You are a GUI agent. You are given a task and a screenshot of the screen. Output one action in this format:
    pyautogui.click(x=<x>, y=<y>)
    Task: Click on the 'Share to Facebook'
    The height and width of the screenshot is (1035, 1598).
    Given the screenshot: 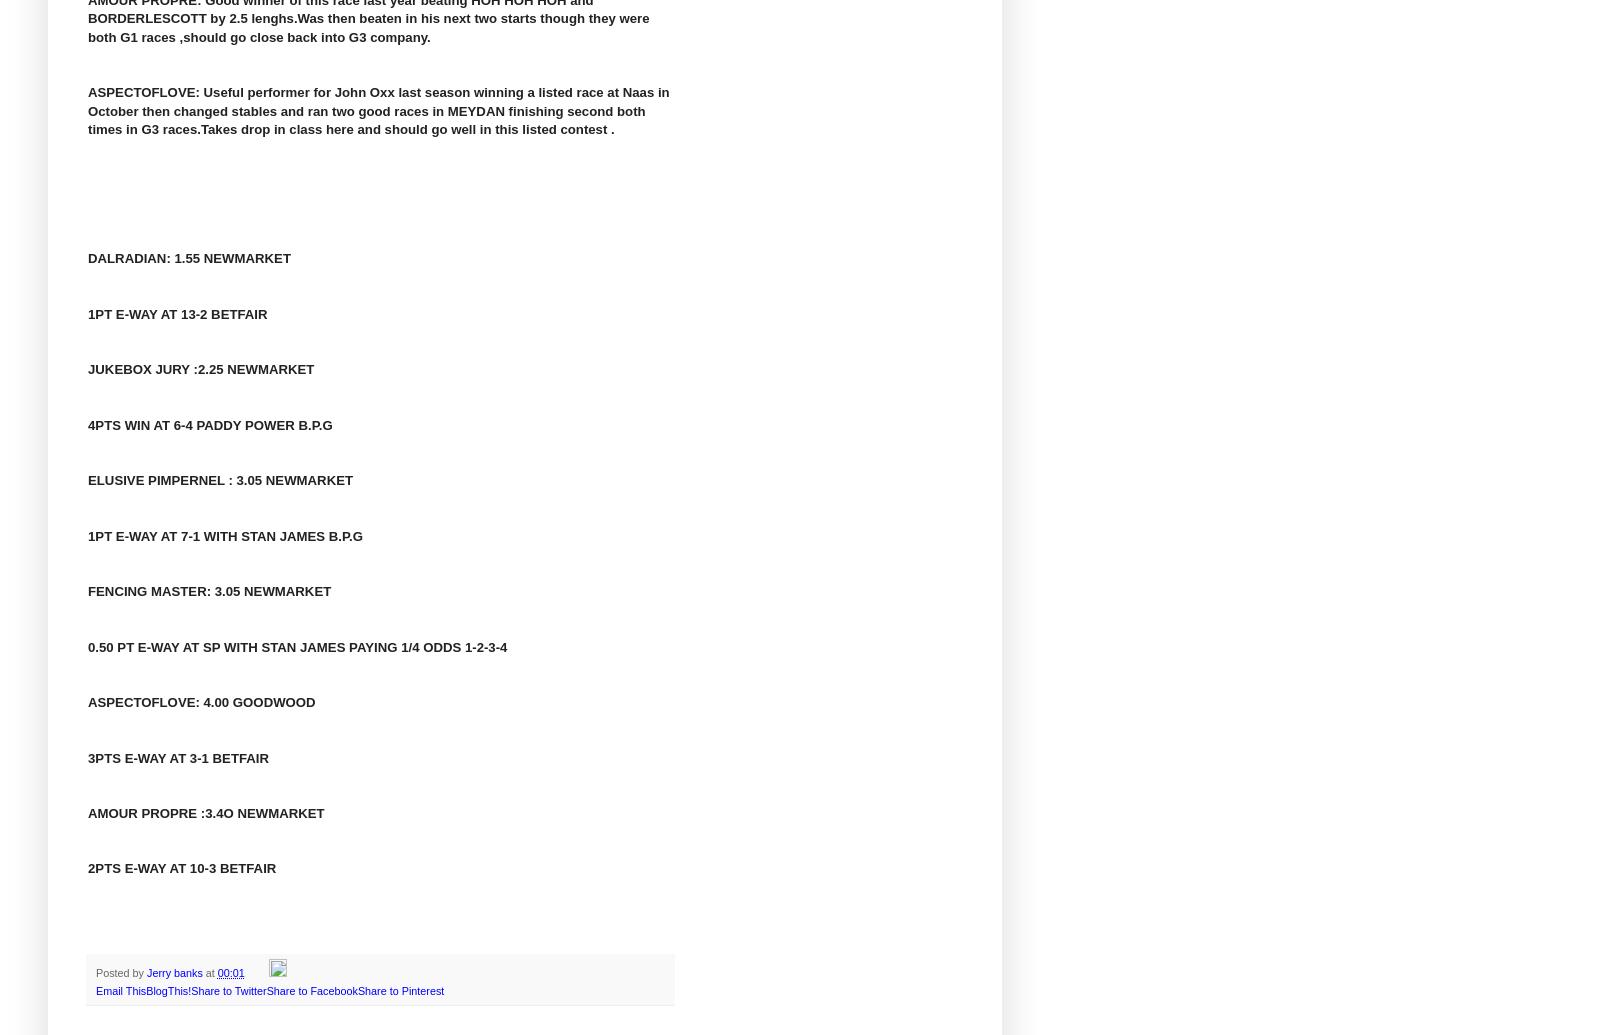 What is the action you would take?
    pyautogui.click(x=310, y=988)
    